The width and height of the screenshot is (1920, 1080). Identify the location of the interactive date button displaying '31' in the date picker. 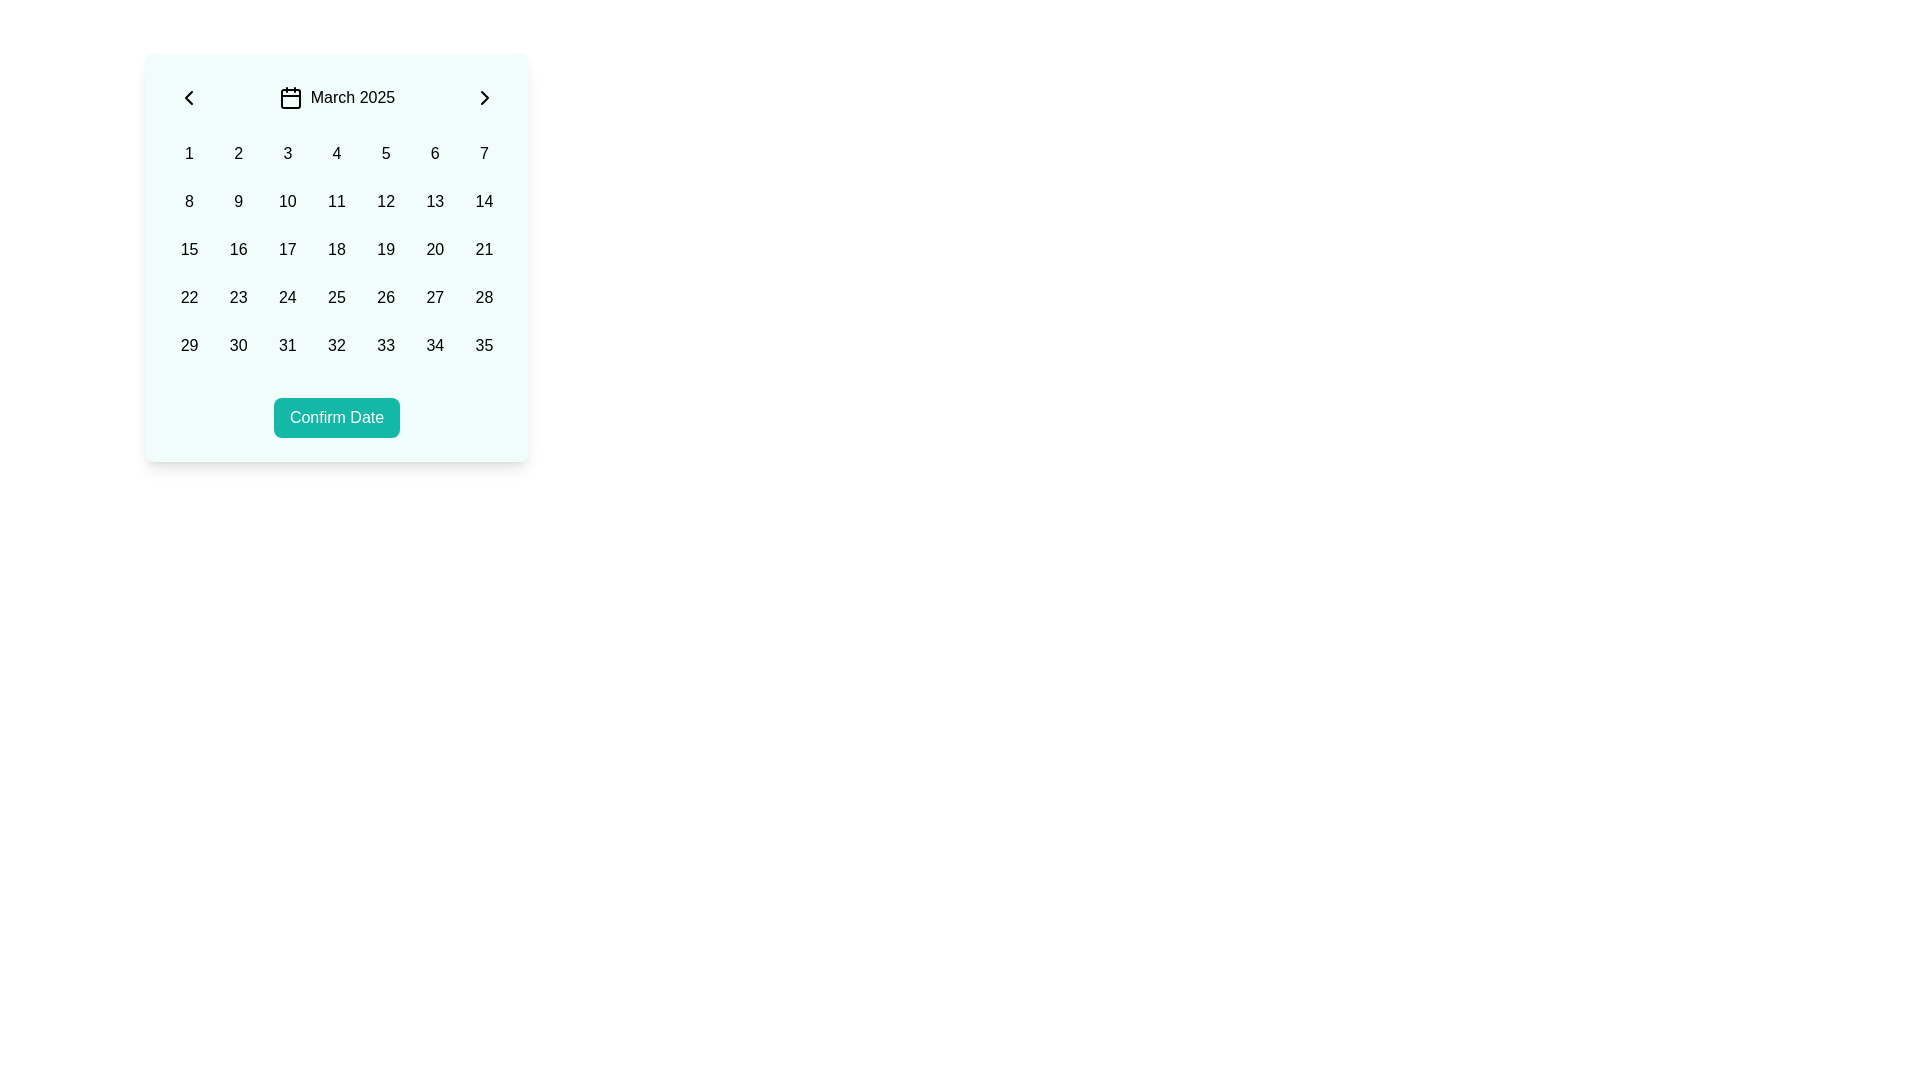
(286, 345).